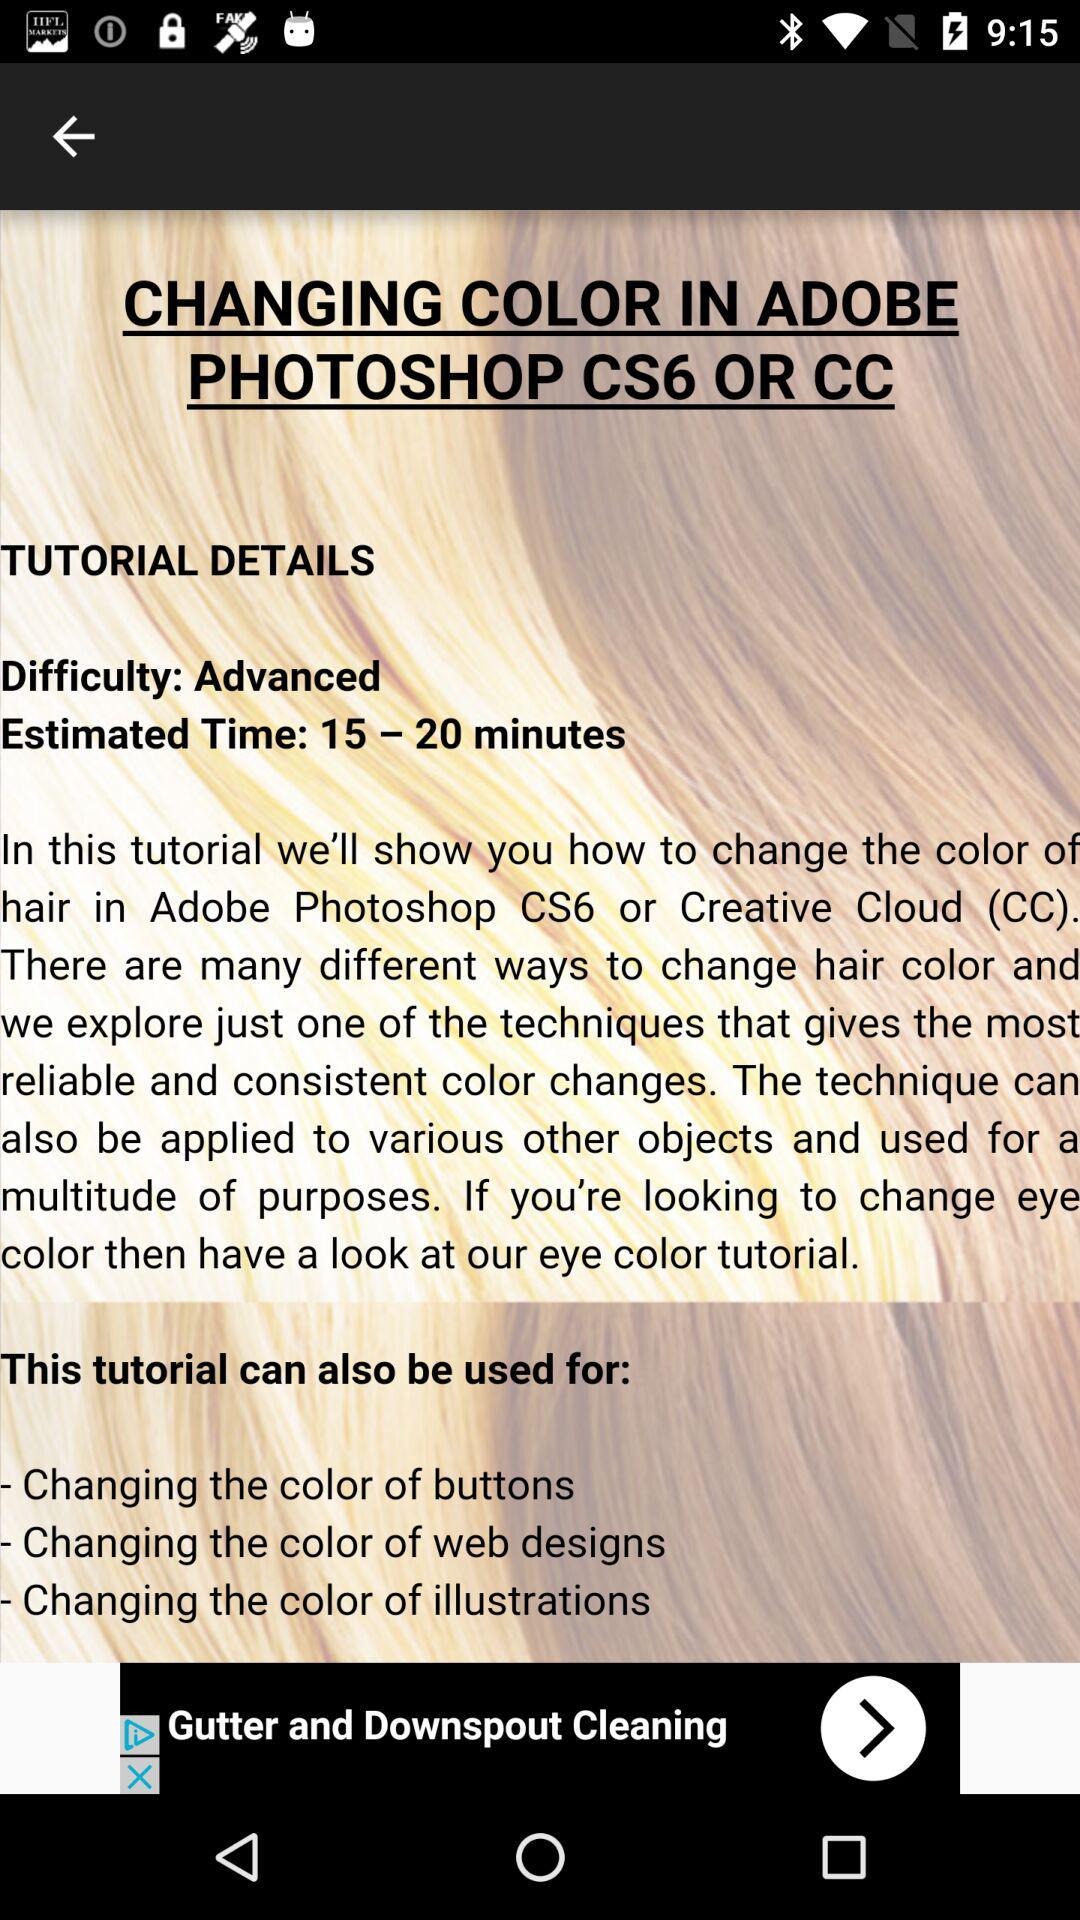 This screenshot has height=1920, width=1080. Describe the element at coordinates (540, 1727) in the screenshot. I see `next` at that location.